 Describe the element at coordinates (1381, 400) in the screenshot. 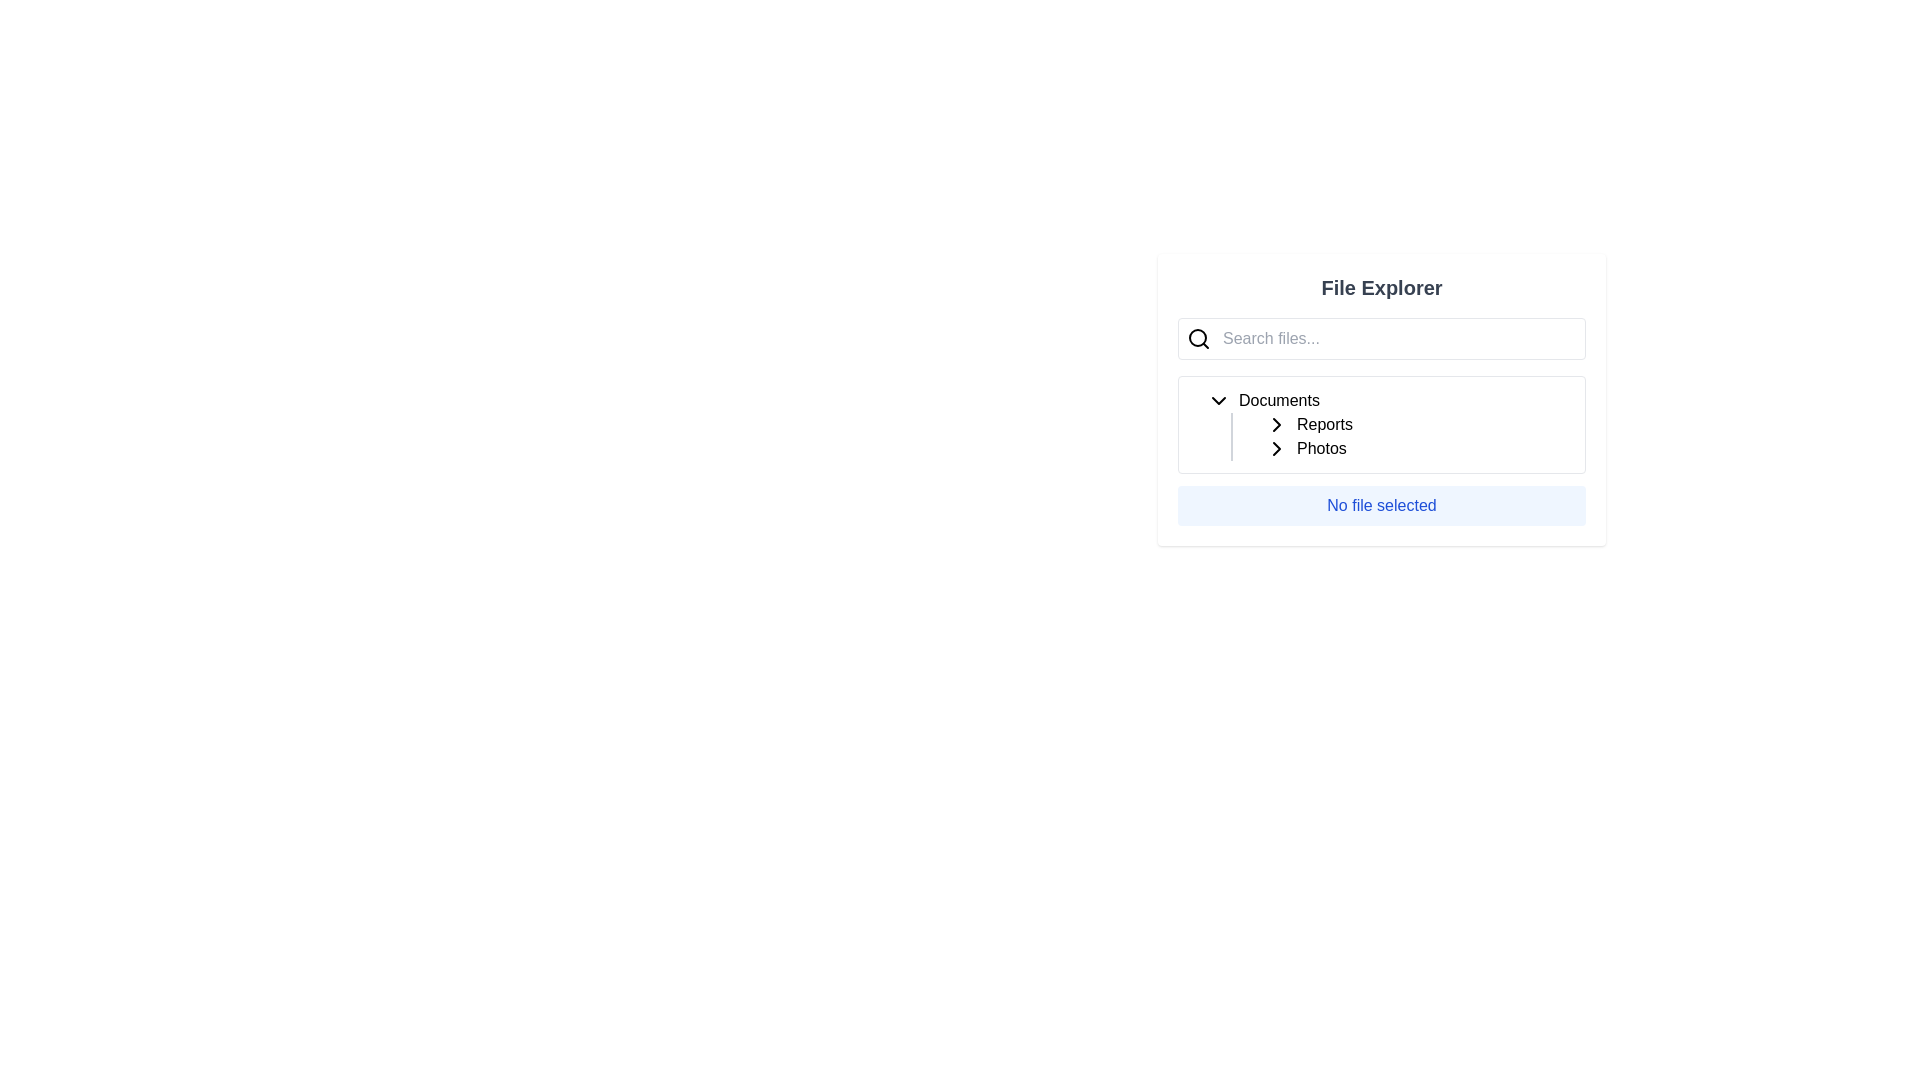

I see `the dropdown in the File Explorer section to manage file navigation` at that location.